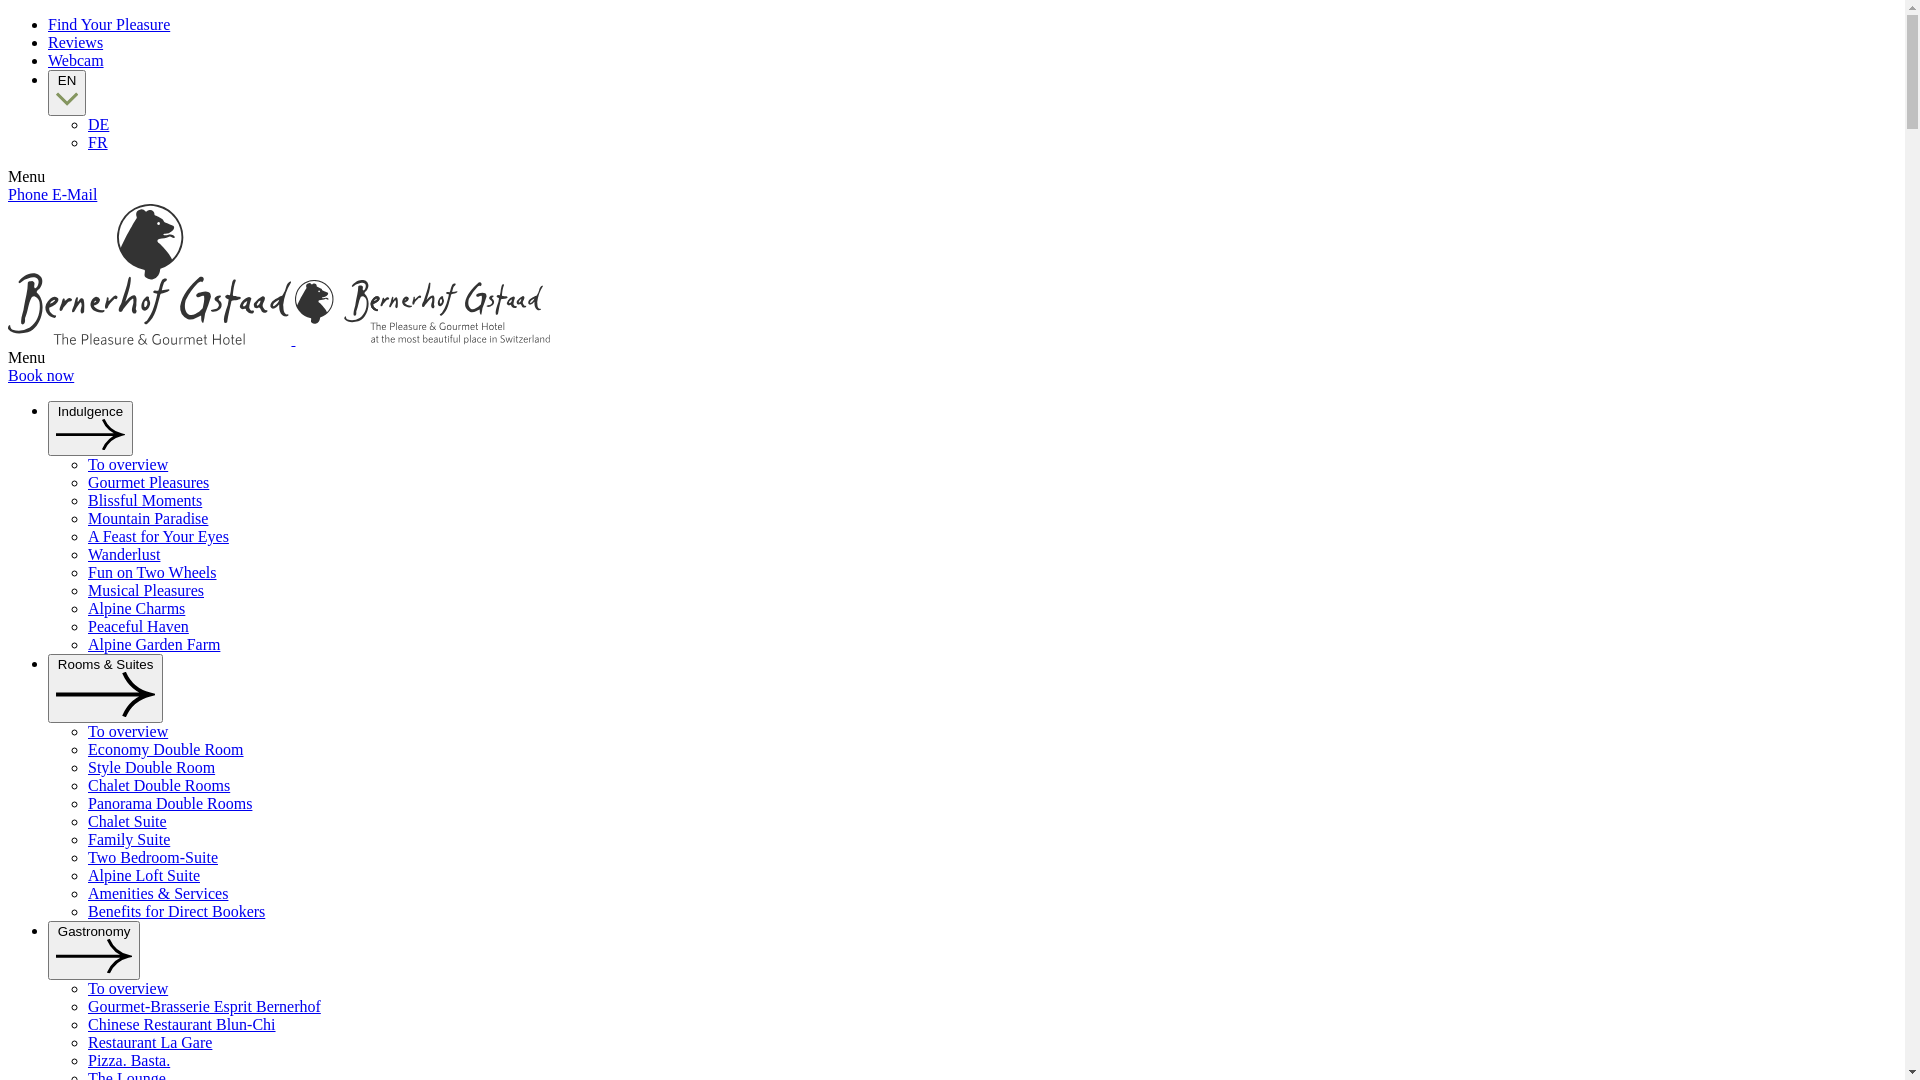  What do you see at coordinates (86, 482) in the screenshot?
I see `'Gourmet Pleasures'` at bounding box center [86, 482].